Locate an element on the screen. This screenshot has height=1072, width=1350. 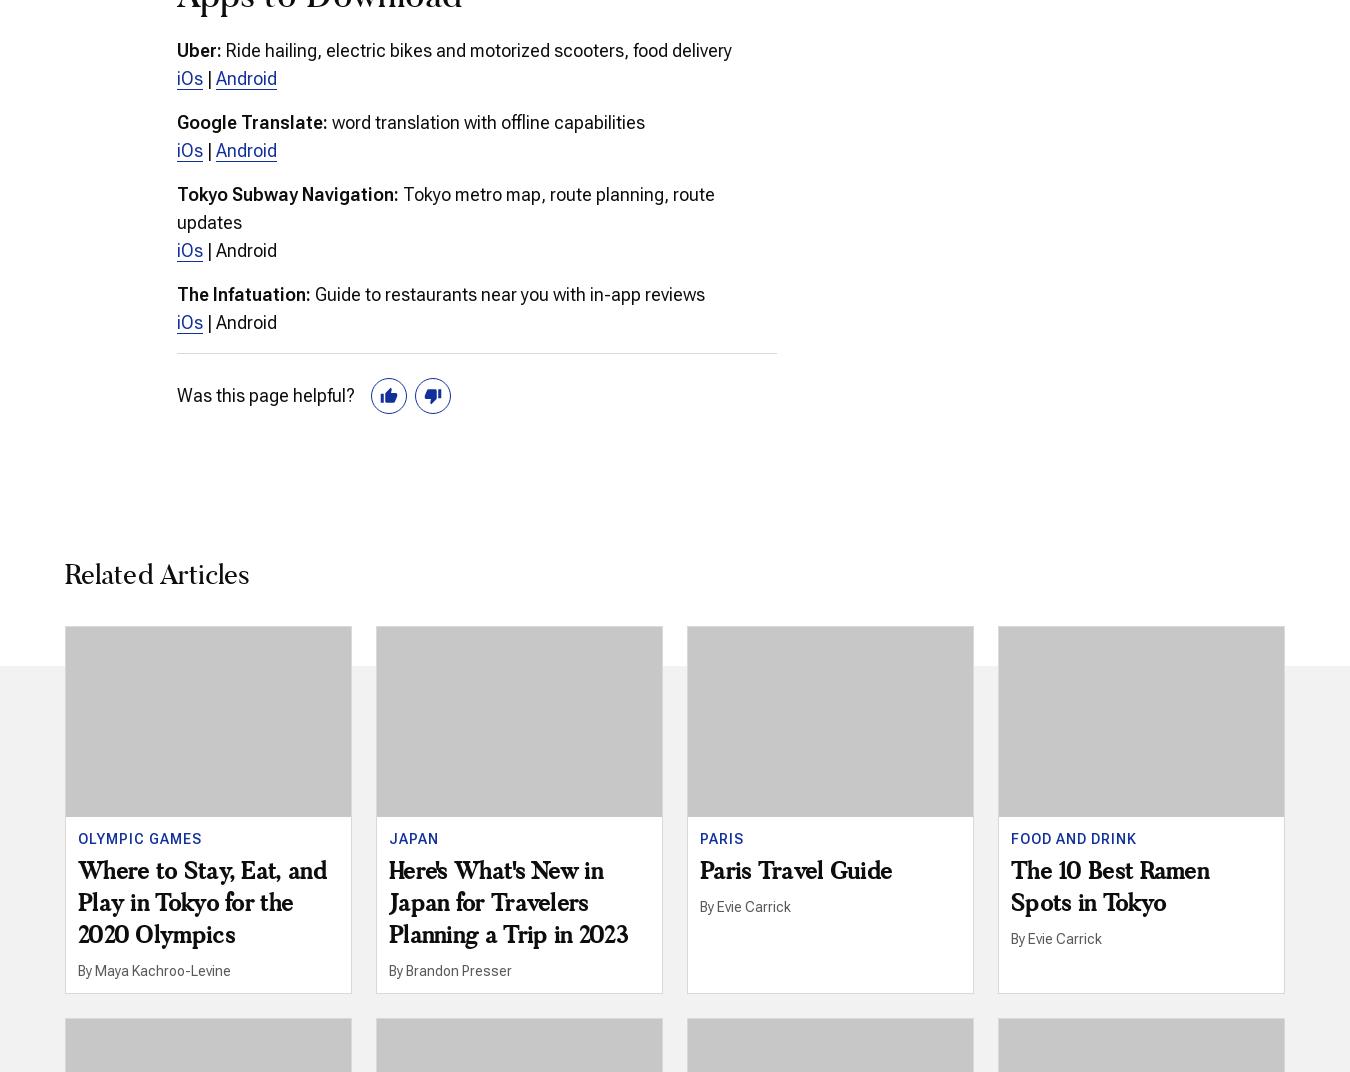
'Tokyo Subway Navigation:' is located at coordinates (286, 192).